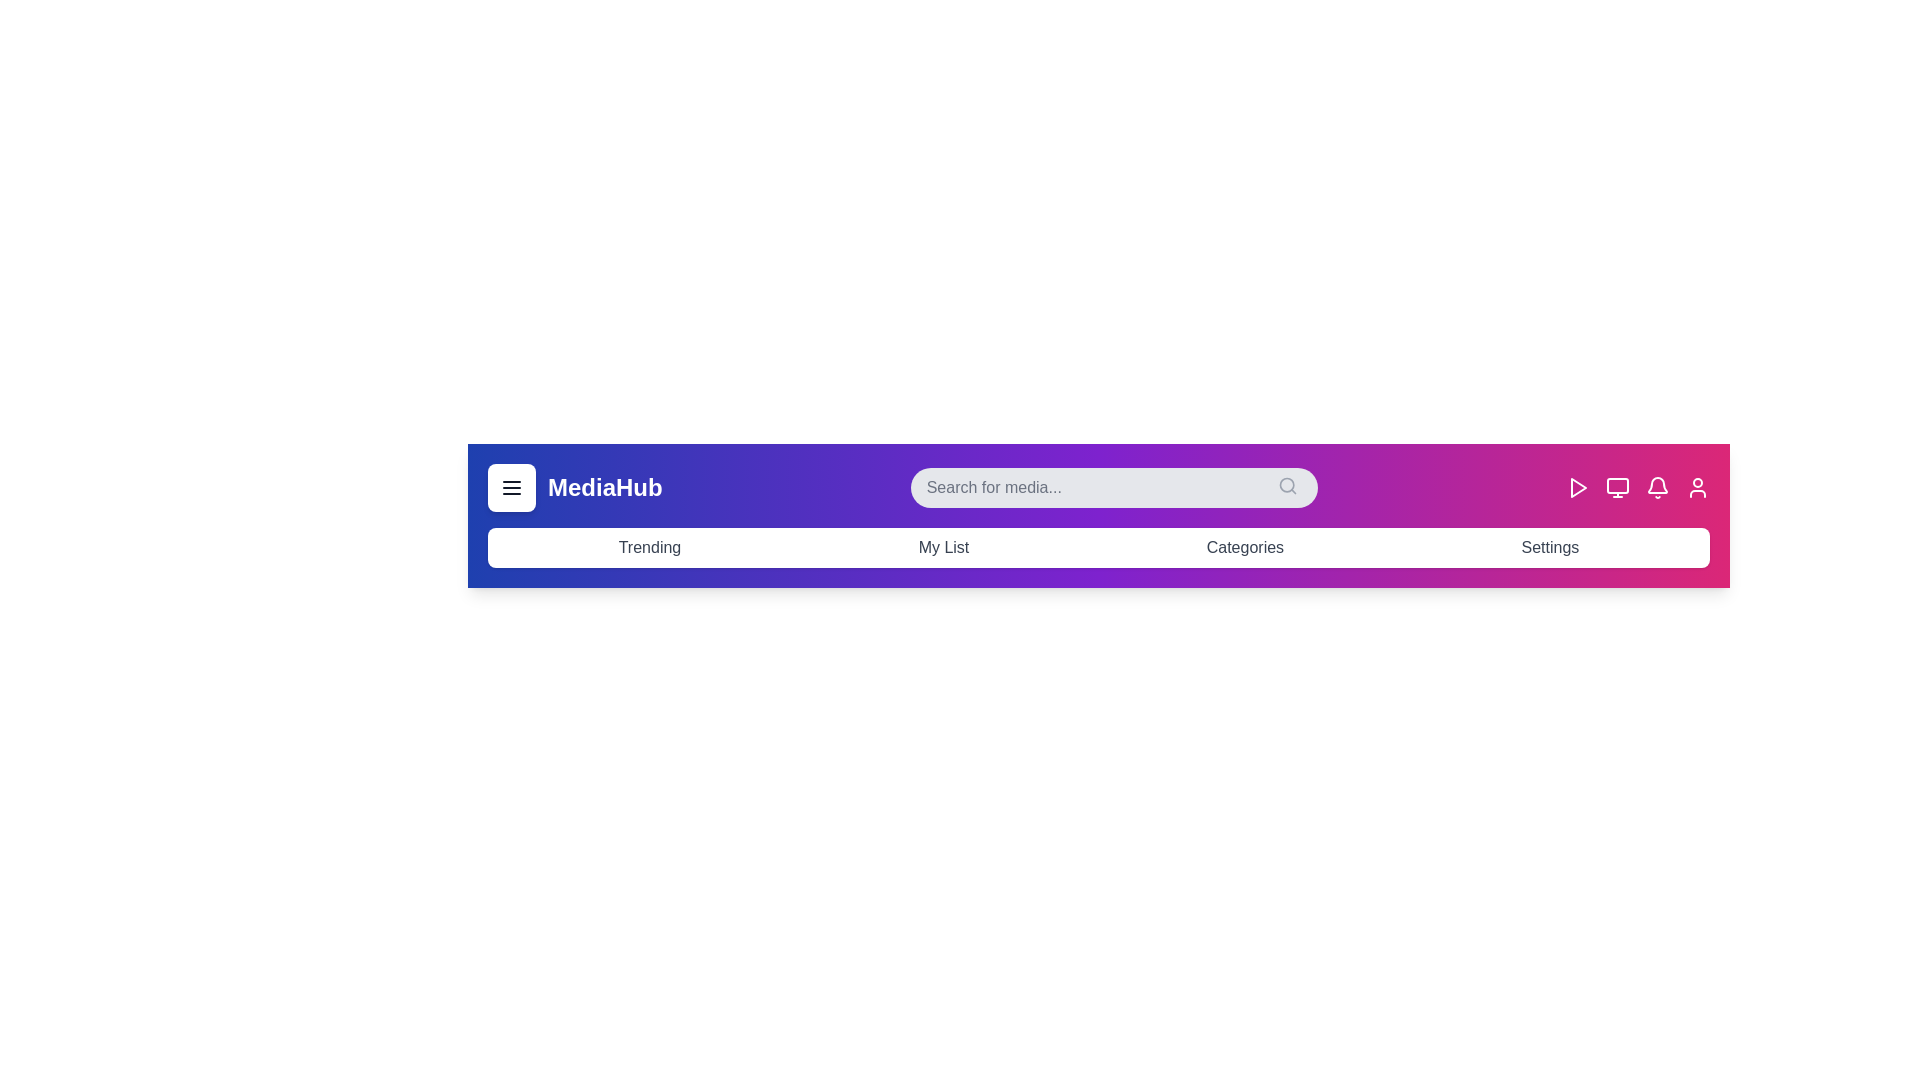 This screenshot has height=1080, width=1920. Describe the element at coordinates (943, 547) in the screenshot. I see `the navigation menu item My List` at that location.